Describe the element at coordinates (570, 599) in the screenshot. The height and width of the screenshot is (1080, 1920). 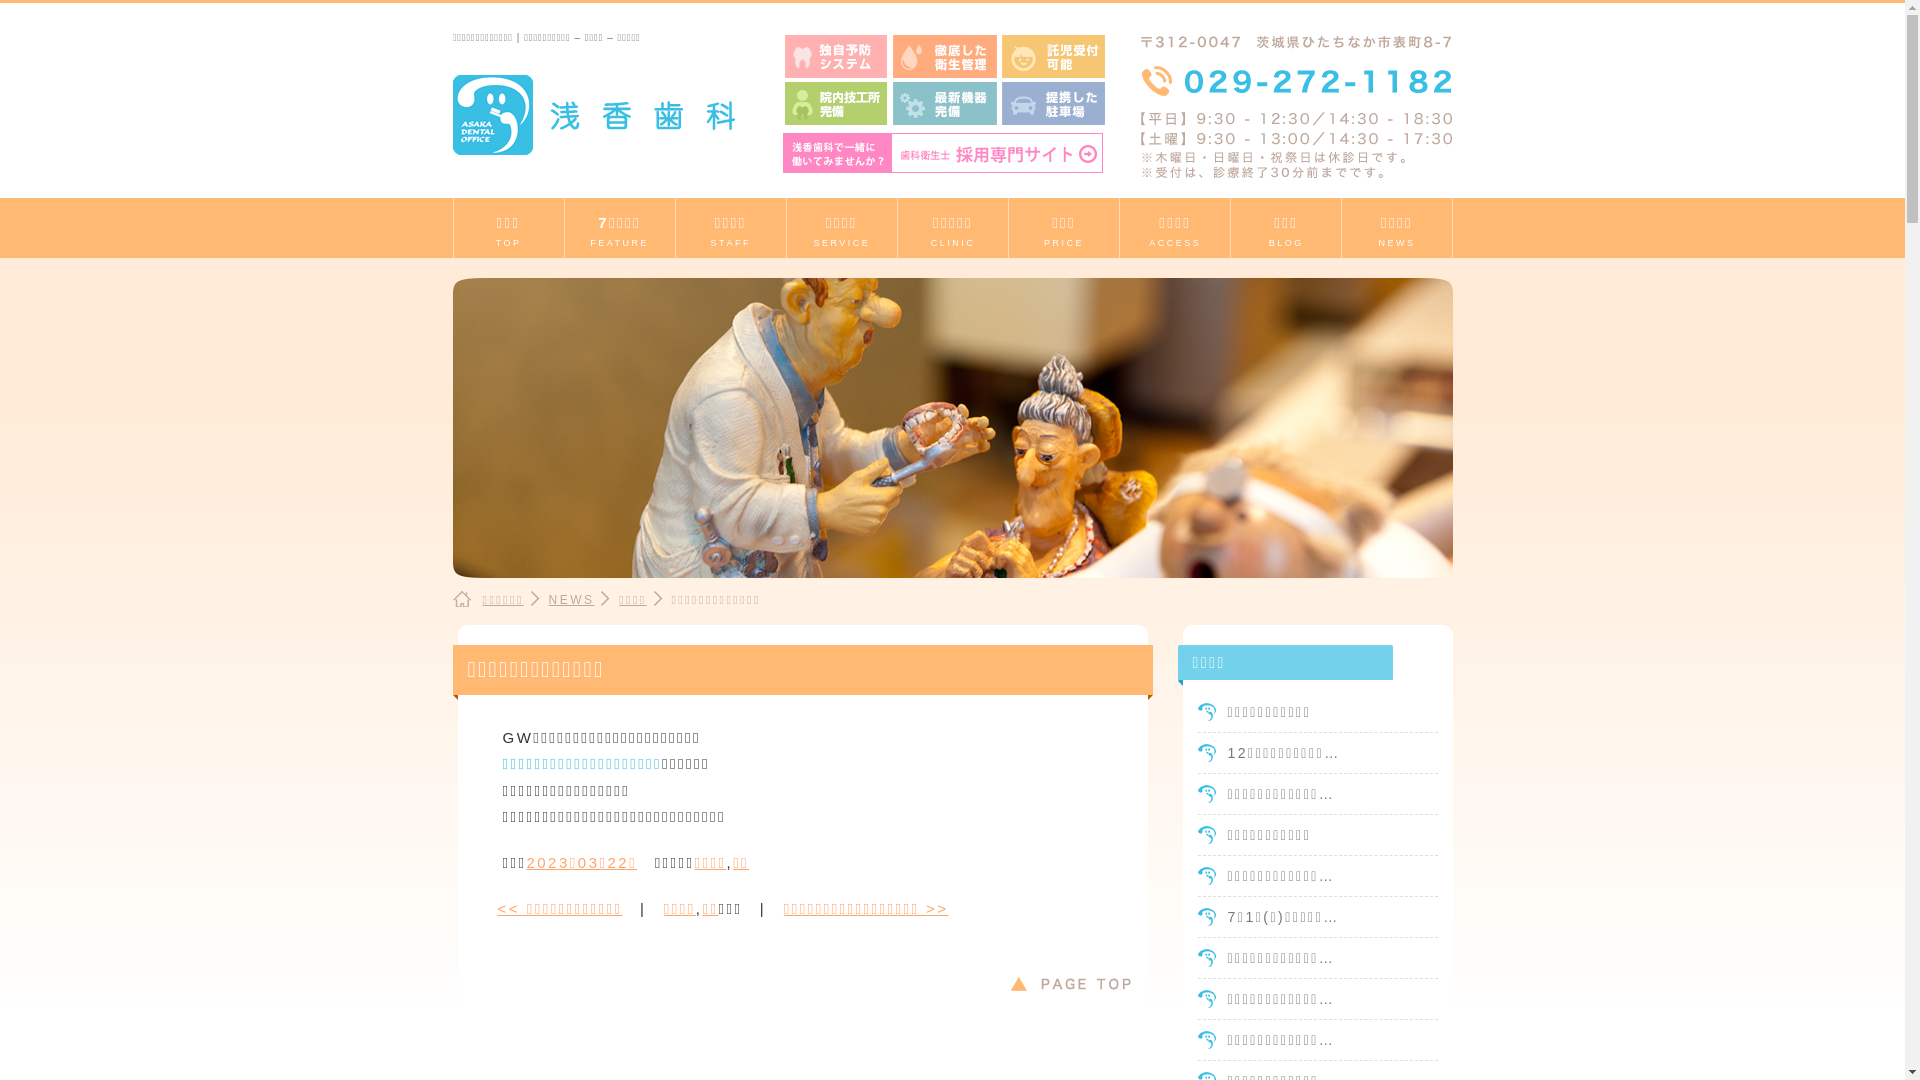
I see `'NEWS'` at that location.